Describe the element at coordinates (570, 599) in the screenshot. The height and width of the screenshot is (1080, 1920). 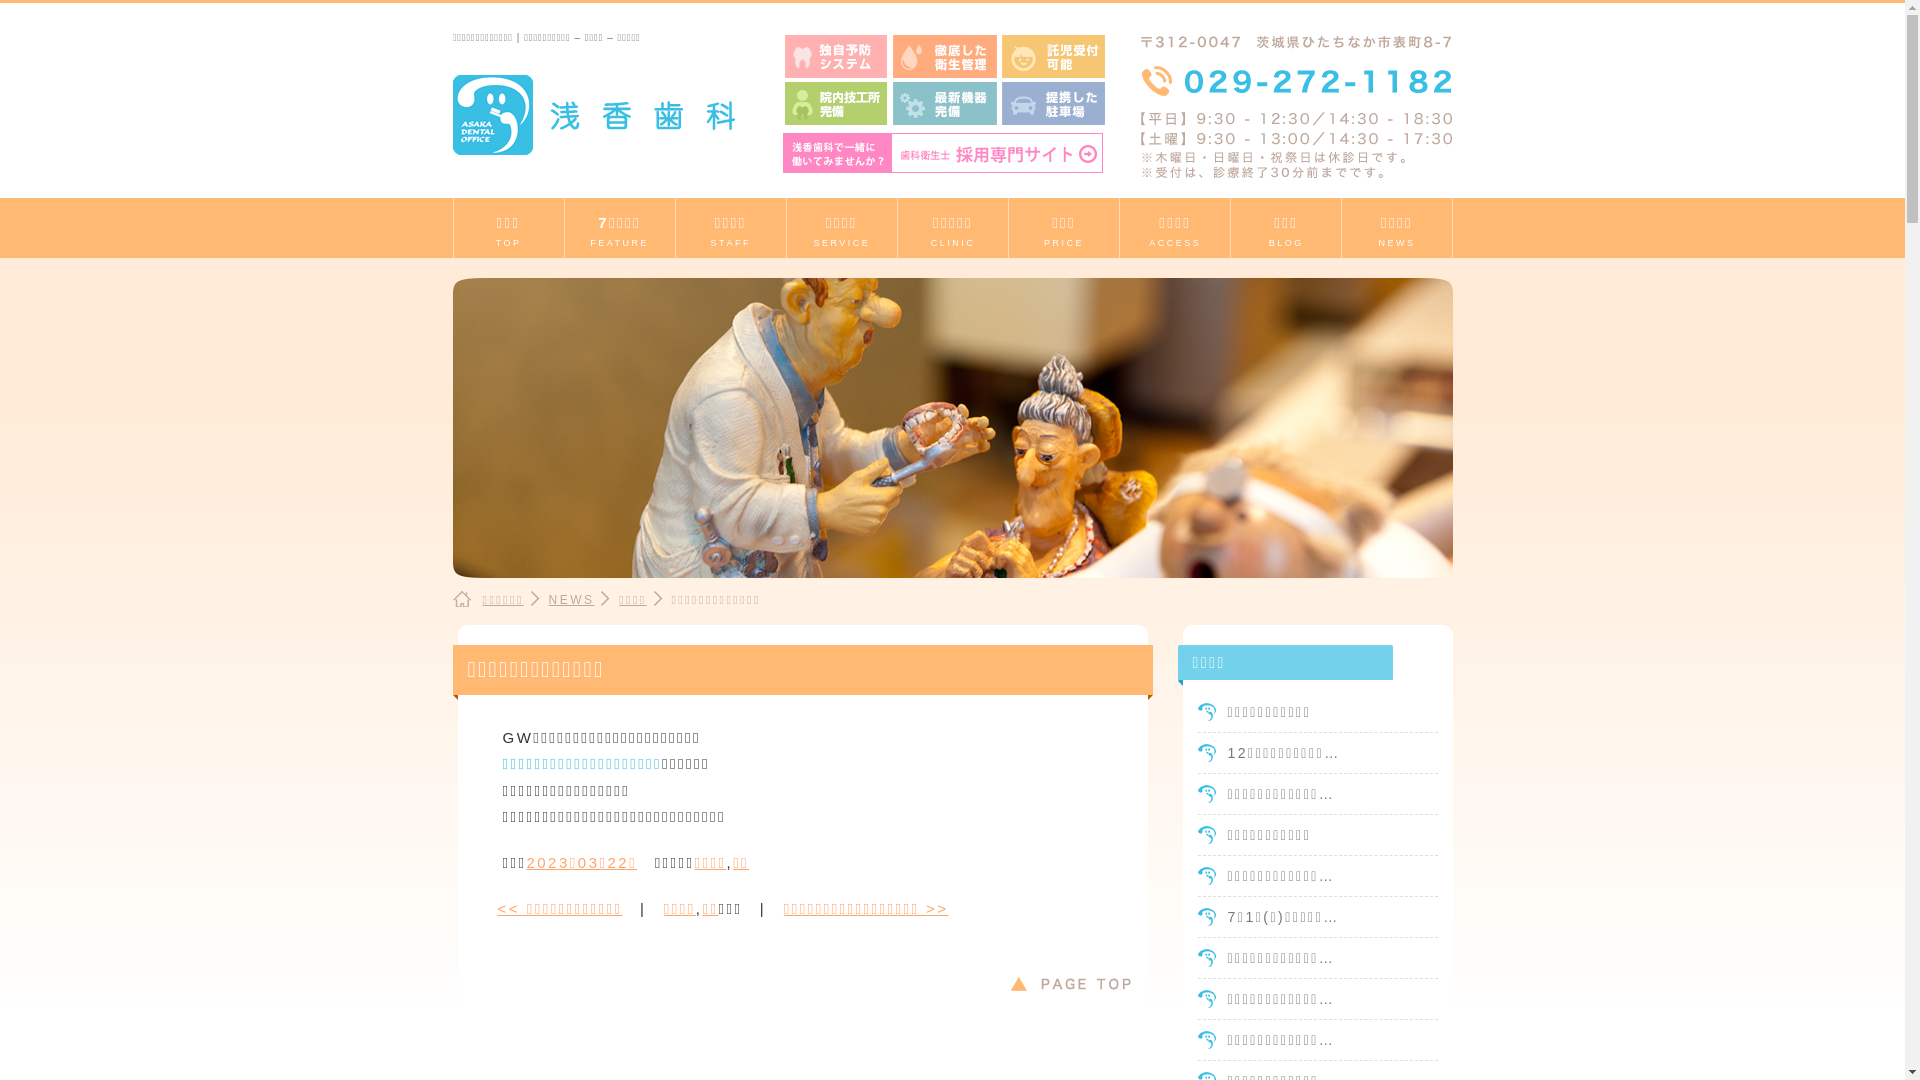
I see `'NEWS'` at that location.